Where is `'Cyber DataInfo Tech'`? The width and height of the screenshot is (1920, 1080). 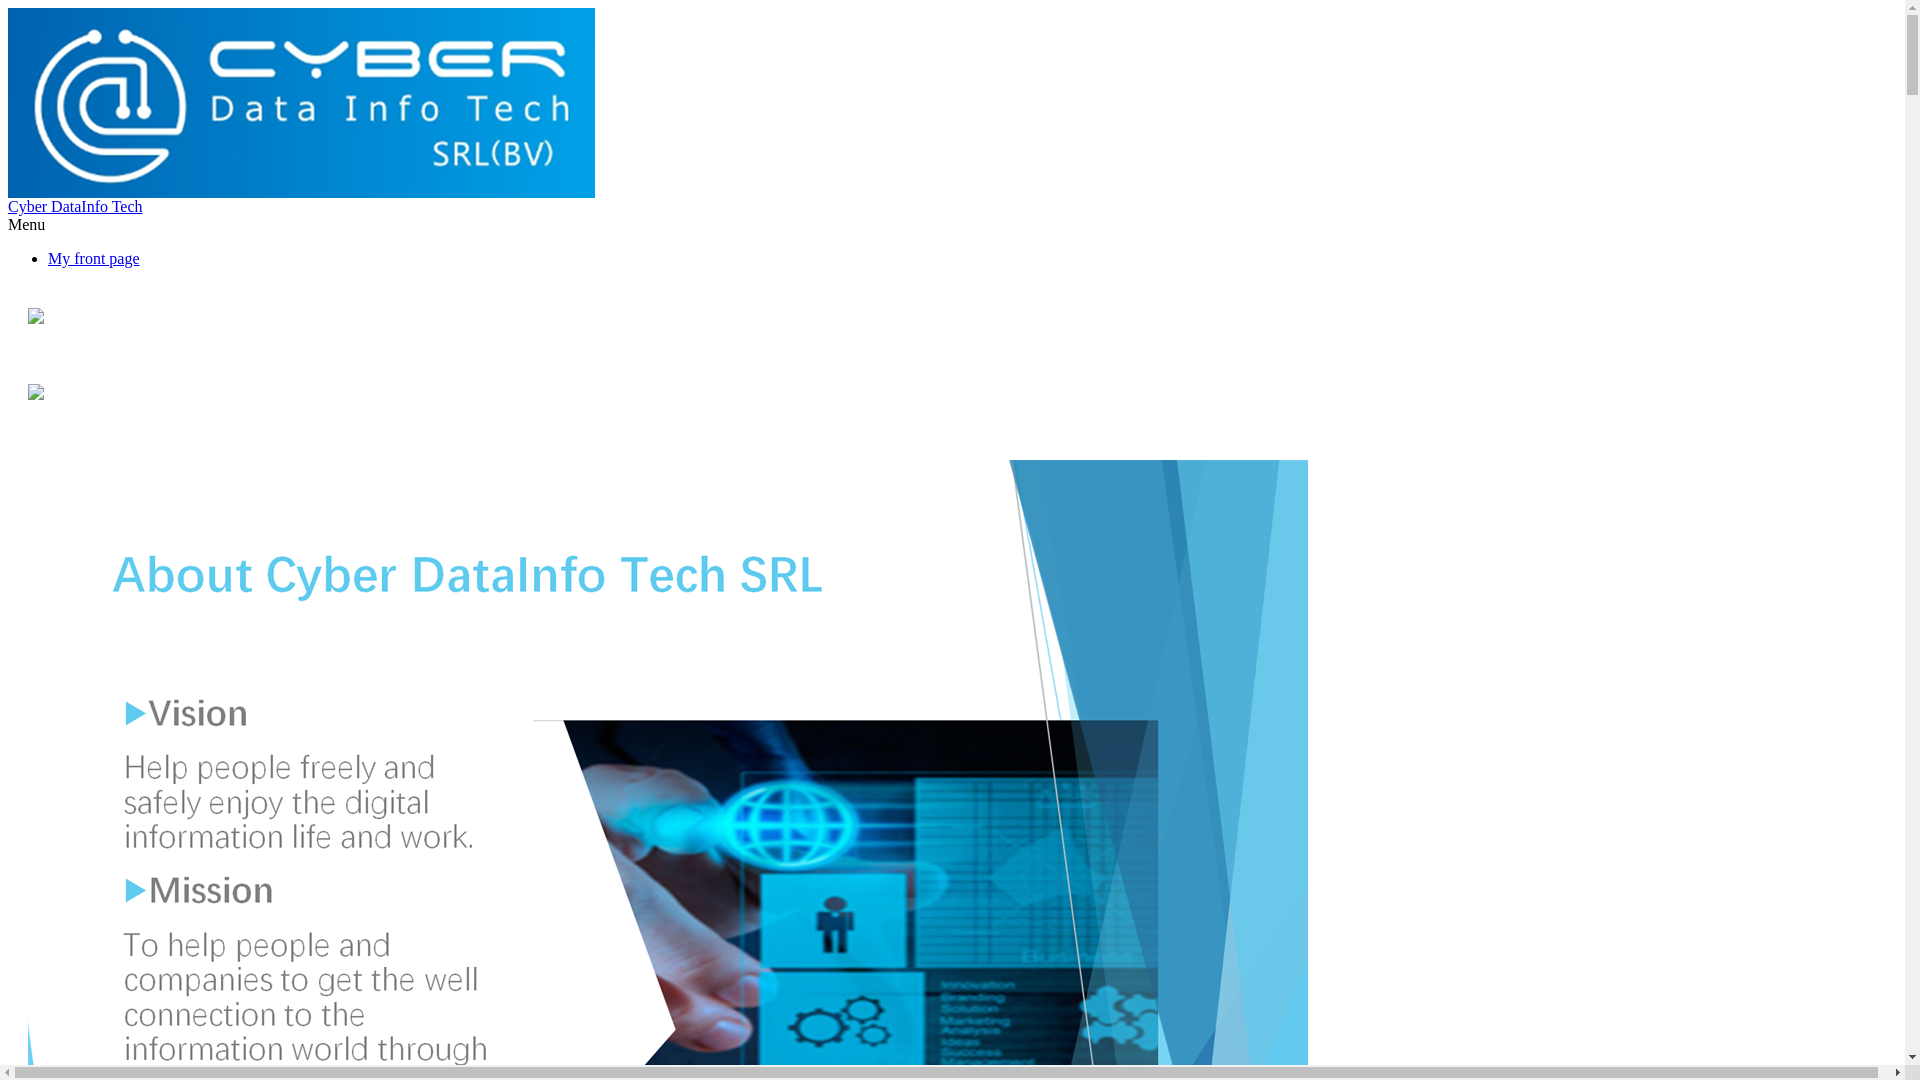 'Cyber DataInfo Tech' is located at coordinates (75, 206).